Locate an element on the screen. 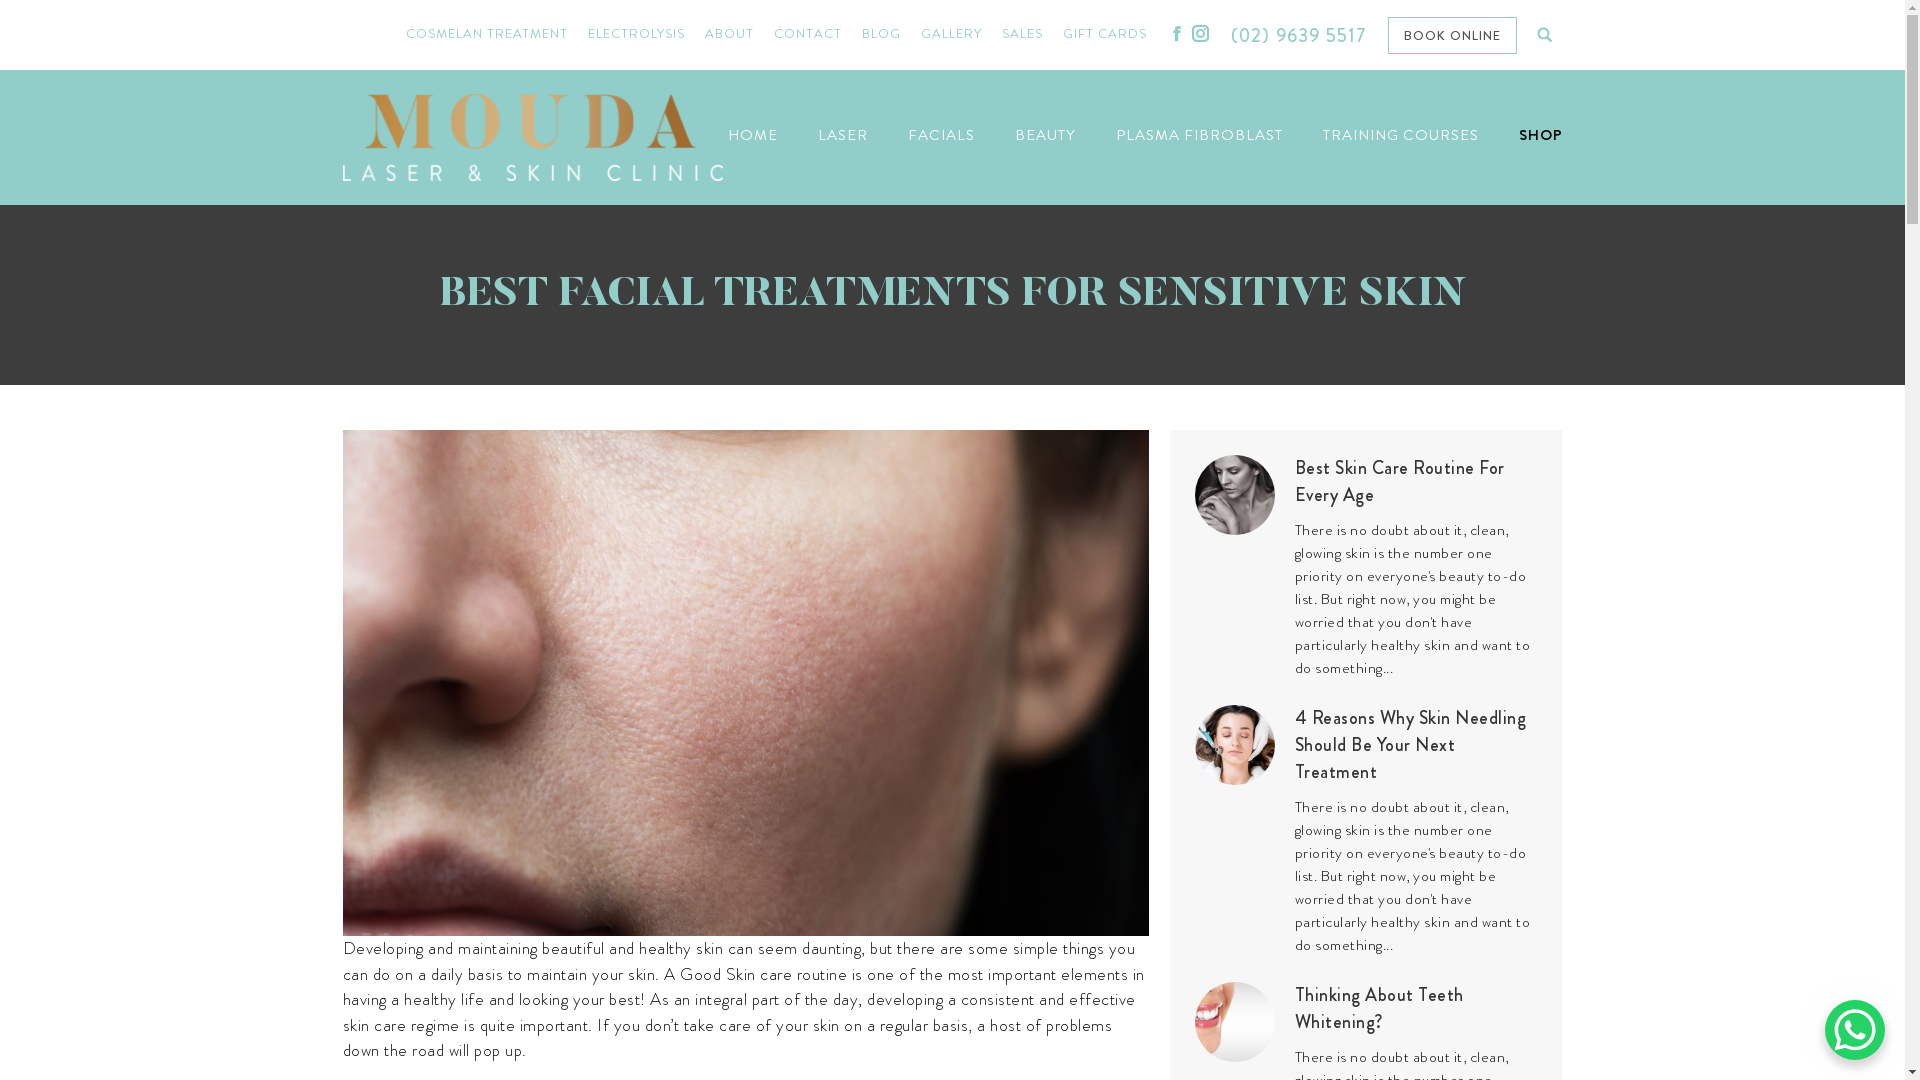 The image size is (1920, 1080). 'Instagram' is located at coordinates (1200, 33).